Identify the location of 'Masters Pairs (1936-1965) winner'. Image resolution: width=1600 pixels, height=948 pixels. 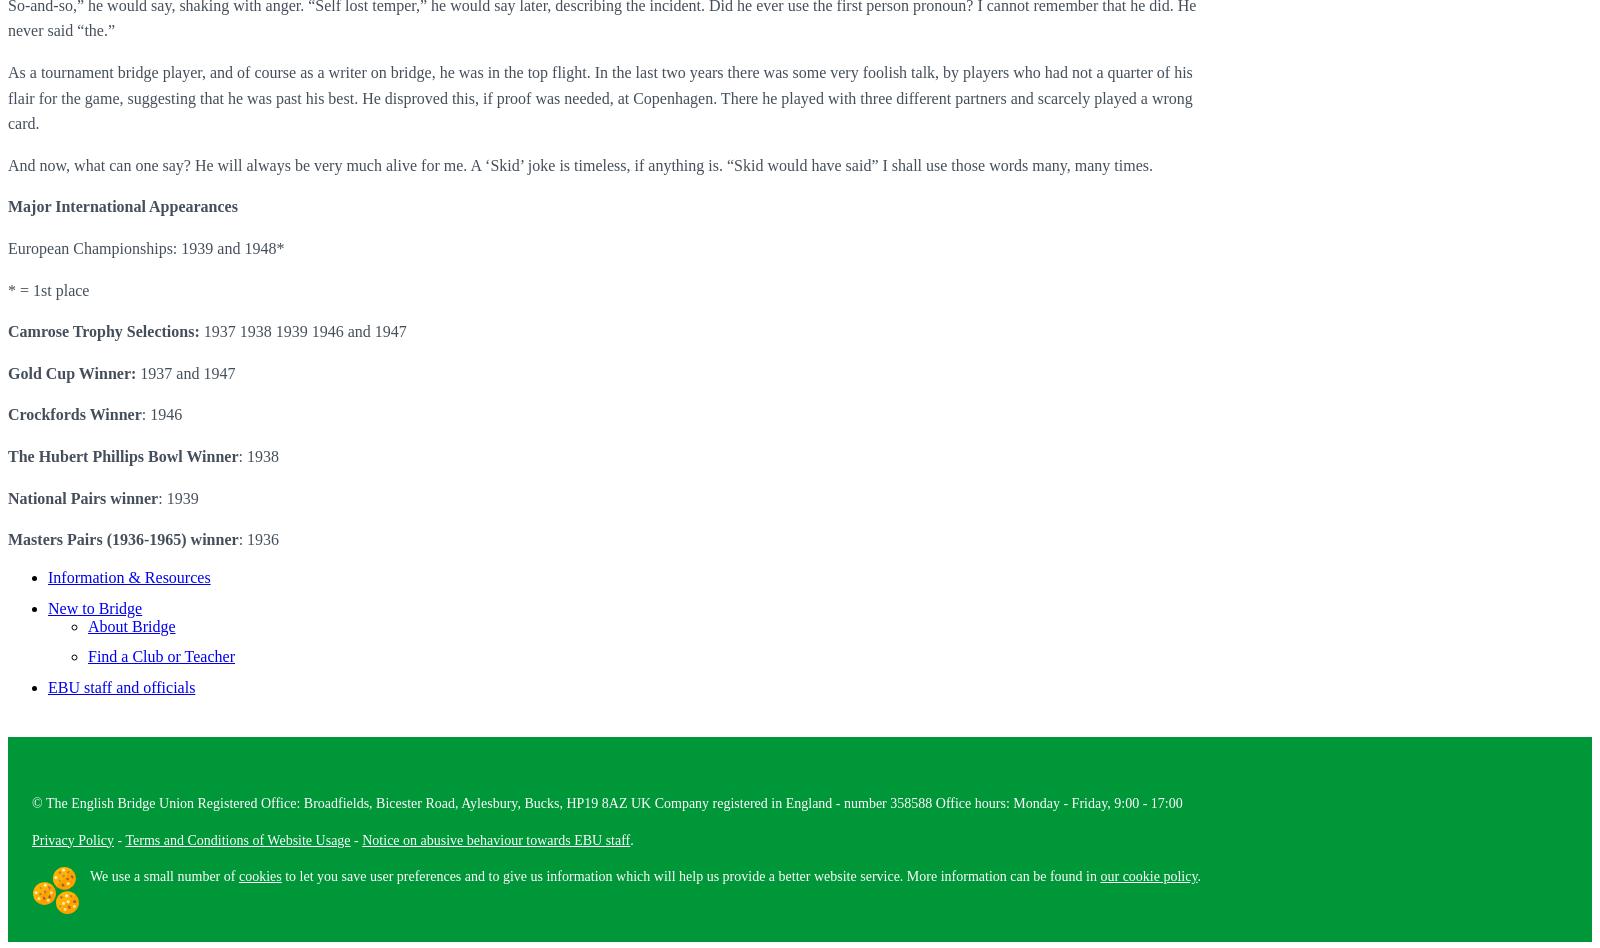
(122, 539).